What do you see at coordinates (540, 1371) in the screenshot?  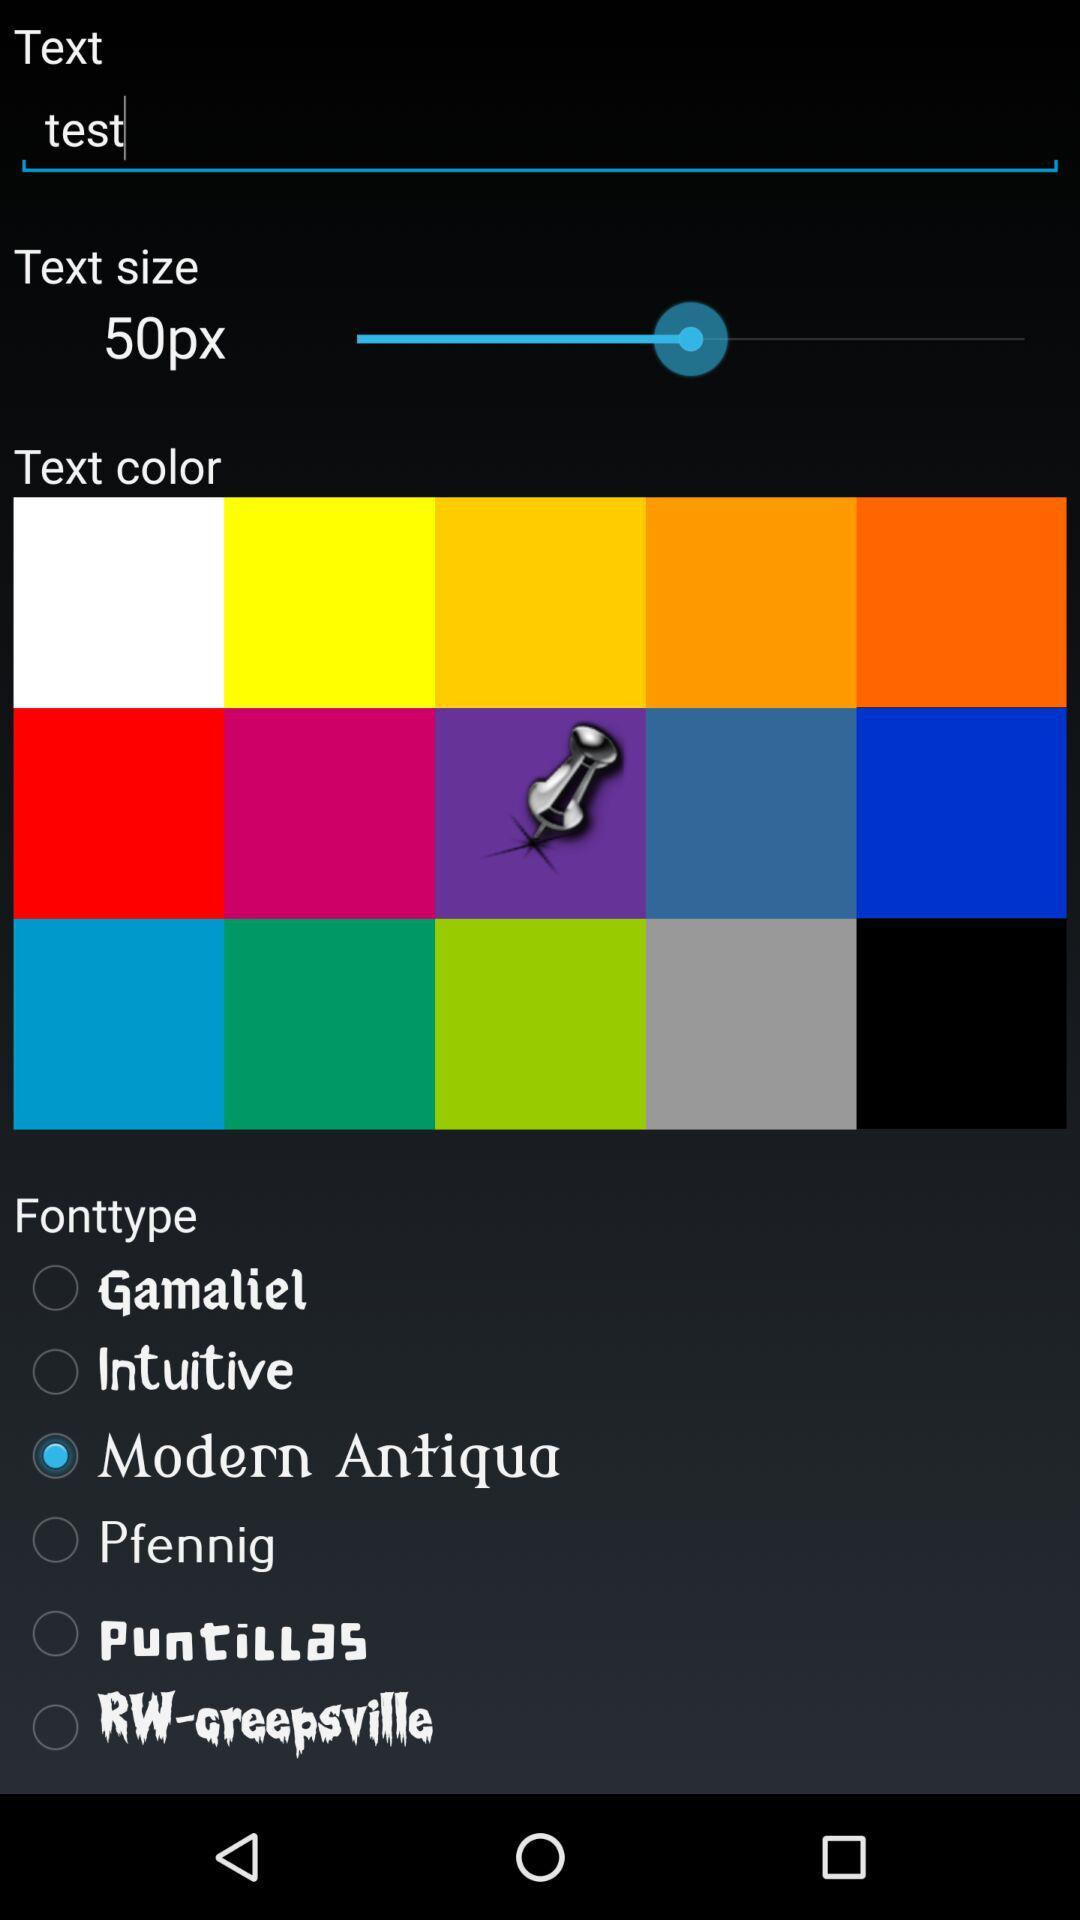 I see `intuitive to select the text` at bounding box center [540, 1371].